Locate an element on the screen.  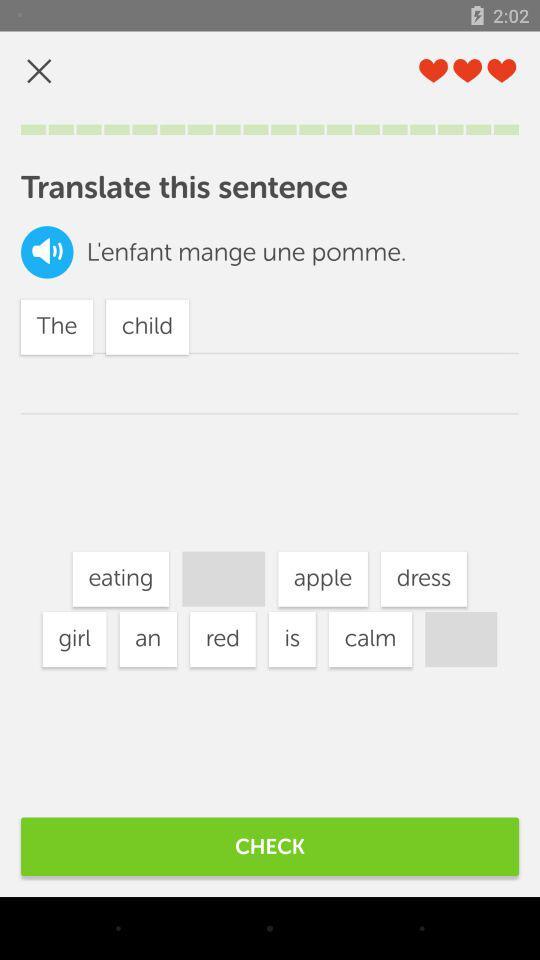
the volume icon is located at coordinates (47, 251).